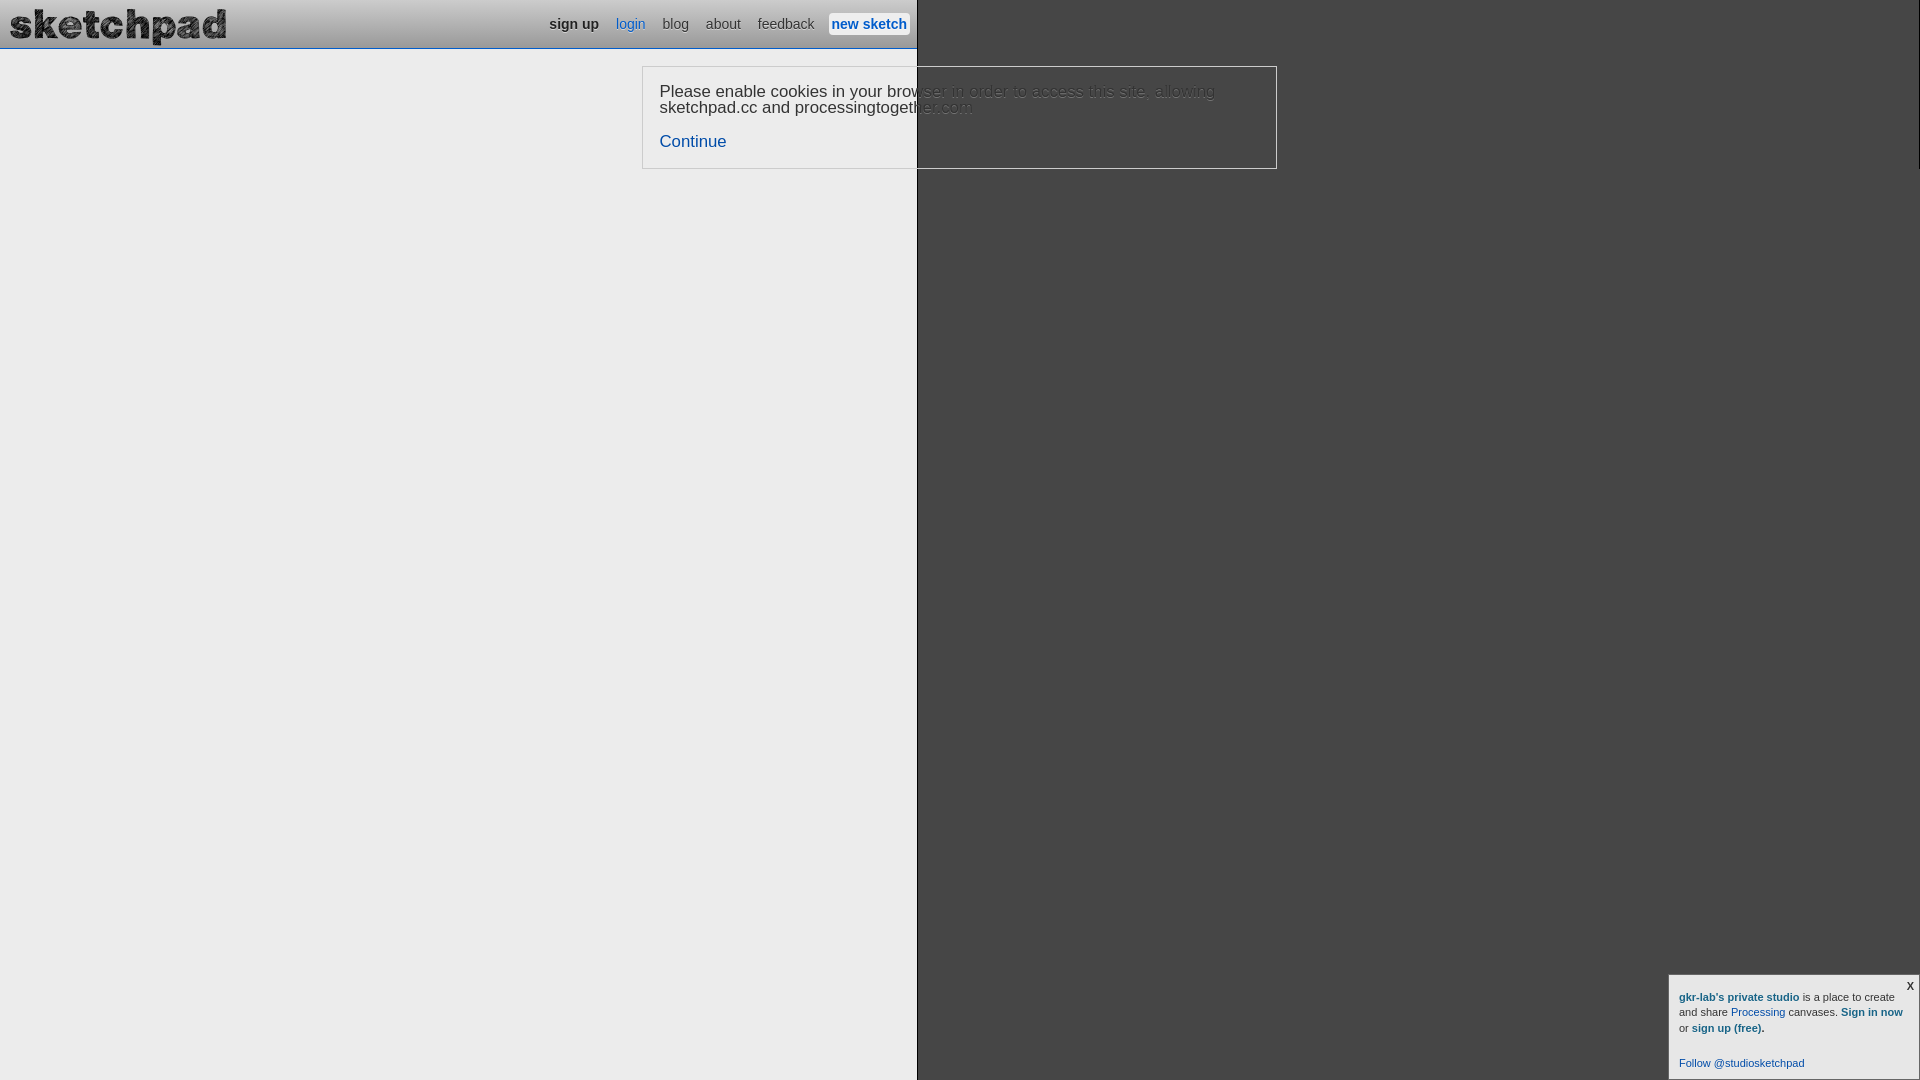  I want to click on 'new sketch', so click(869, 23).